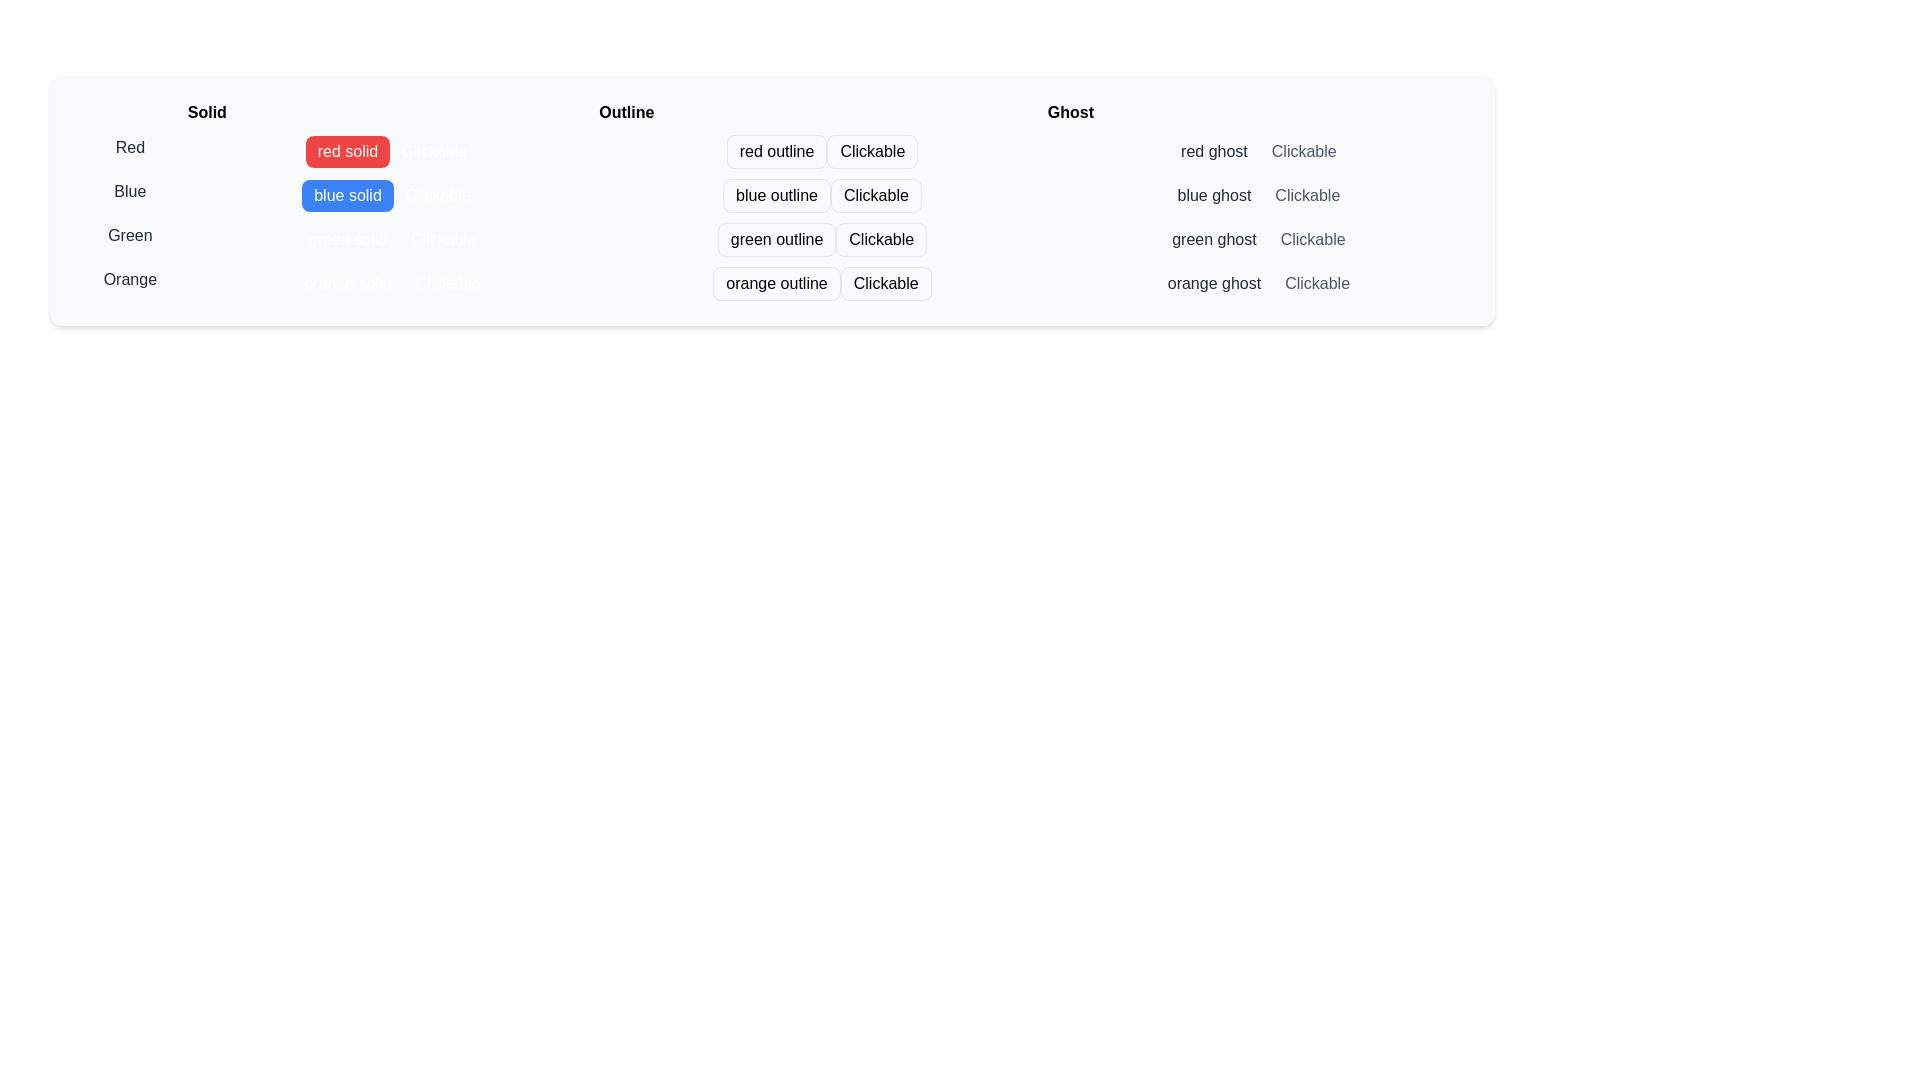  I want to click on the label indicating a red solid state, positioned in the first row of the 'Solid' column, adjacent to 'Red' on the left and 'Clickable' on the right, so click(347, 150).